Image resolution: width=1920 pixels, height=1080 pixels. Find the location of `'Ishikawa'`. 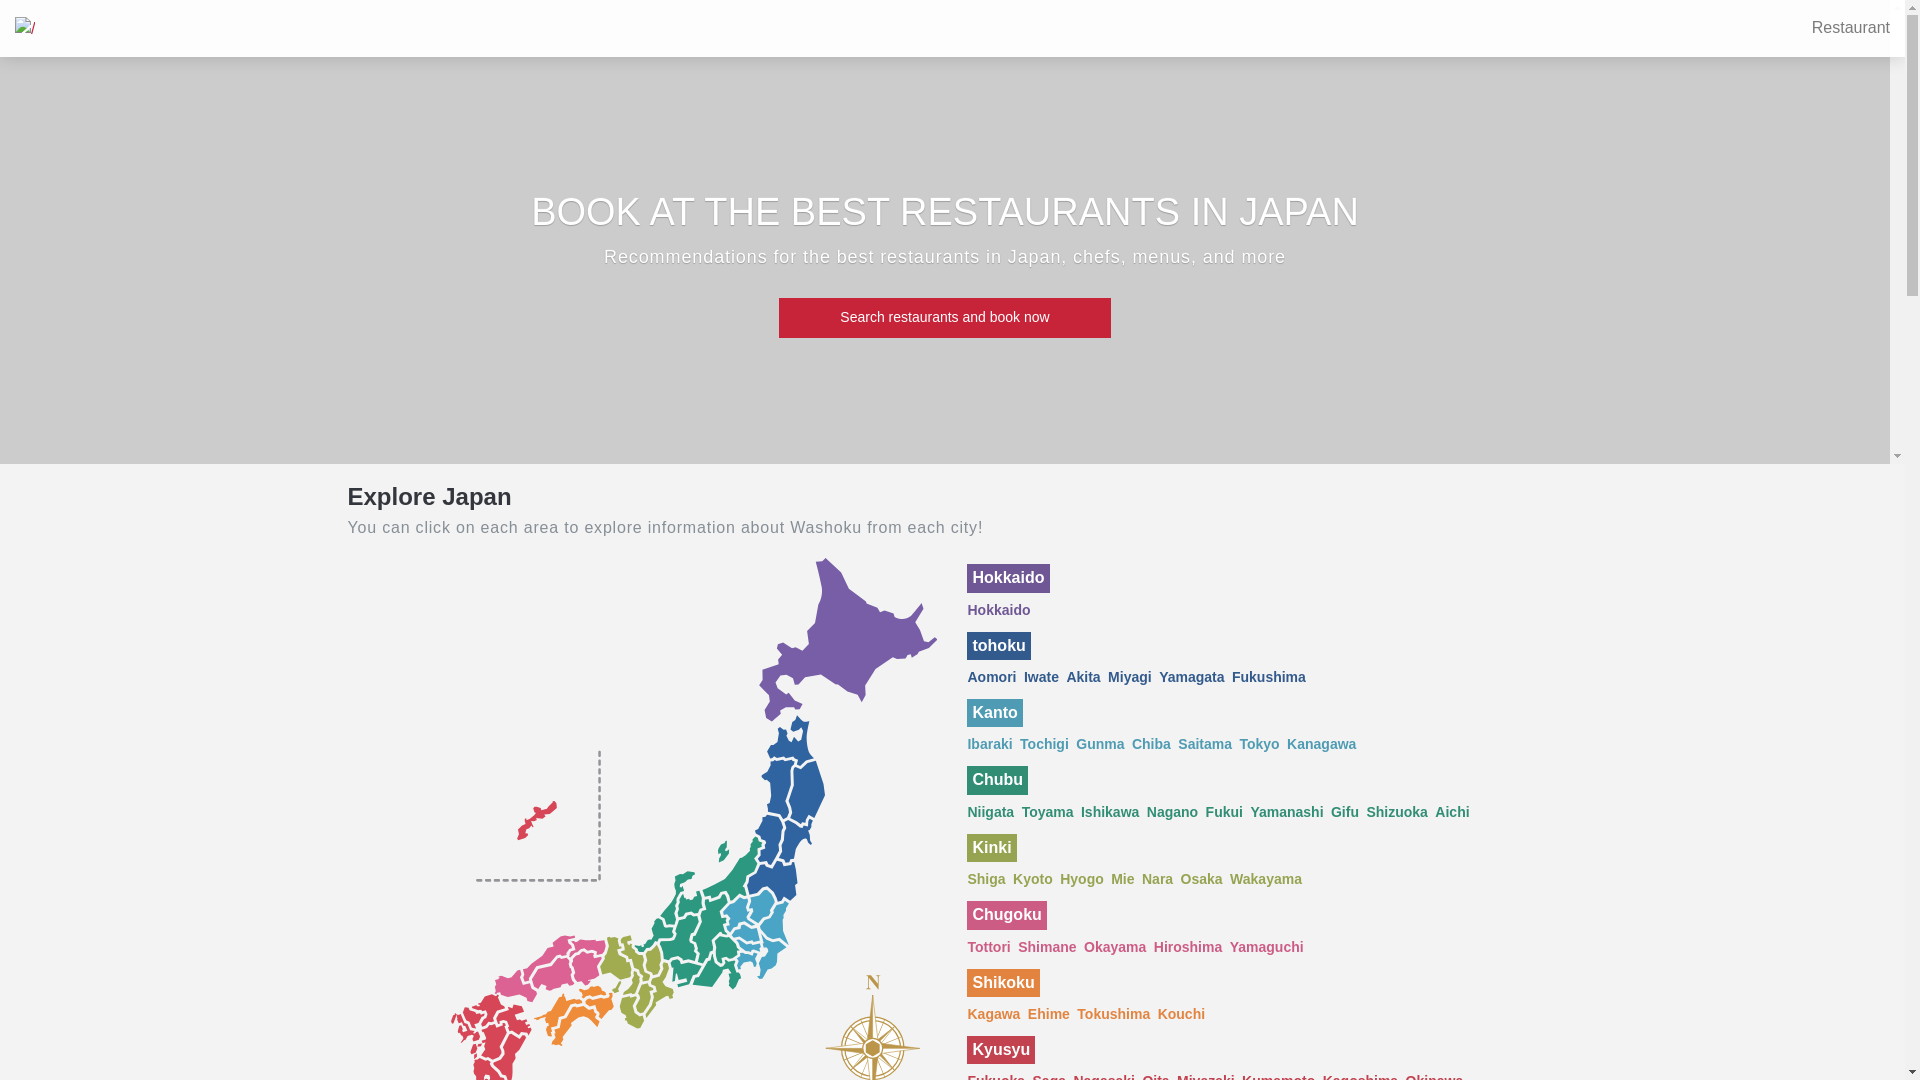

'Ishikawa' is located at coordinates (1108, 812).